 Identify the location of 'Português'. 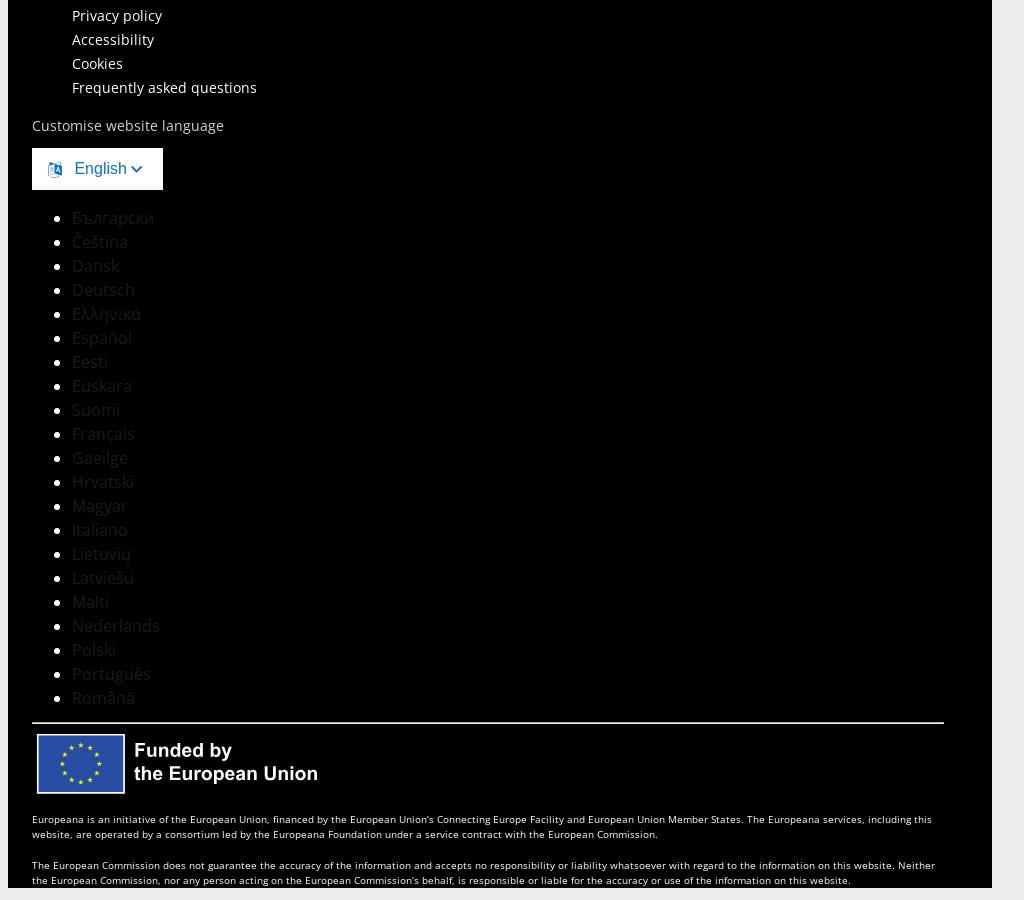
(111, 673).